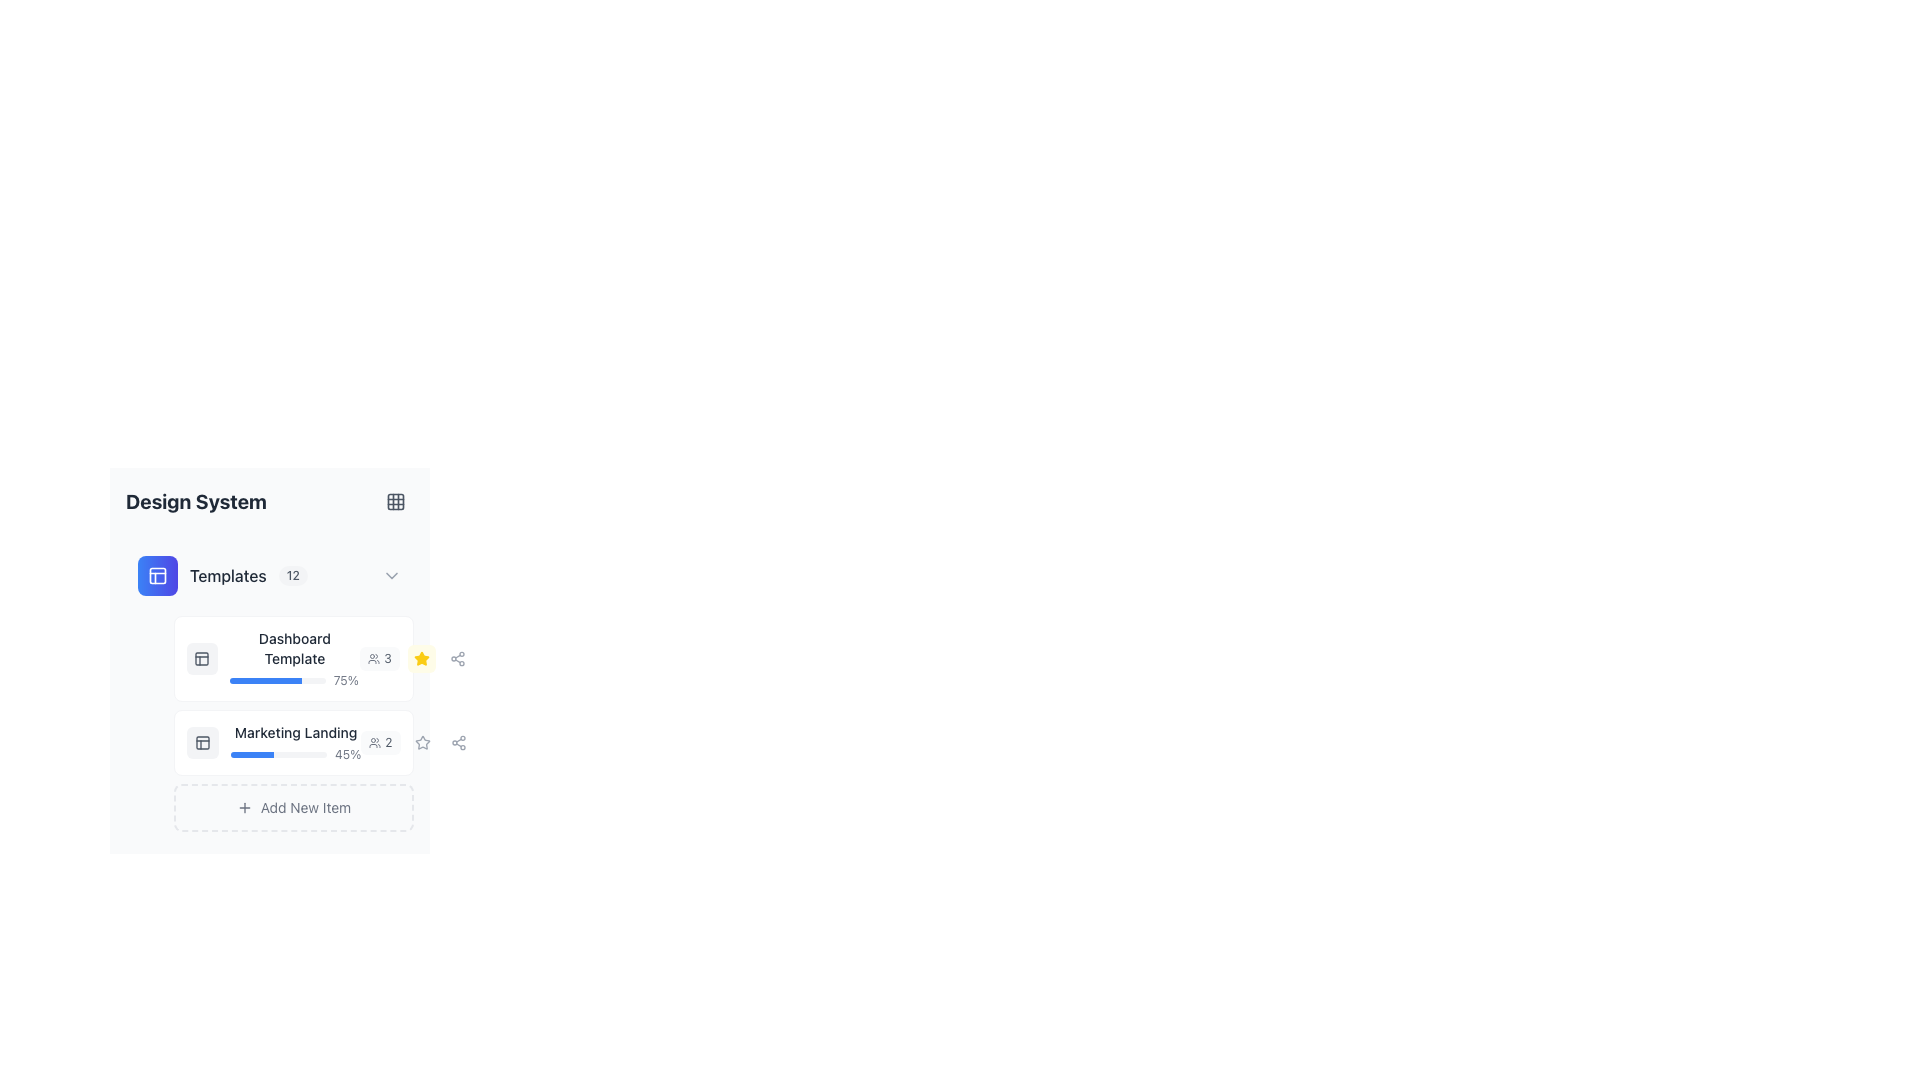 The height and width of the screenshot is (1080, 1920). What do you see at coordinates (375, 743) in the screenshot?
I see `the user icon representing the number of people associated with the 'Marketing Landing' template, located below the 'Dashboard Template' item` at bounding box center [375, 743].